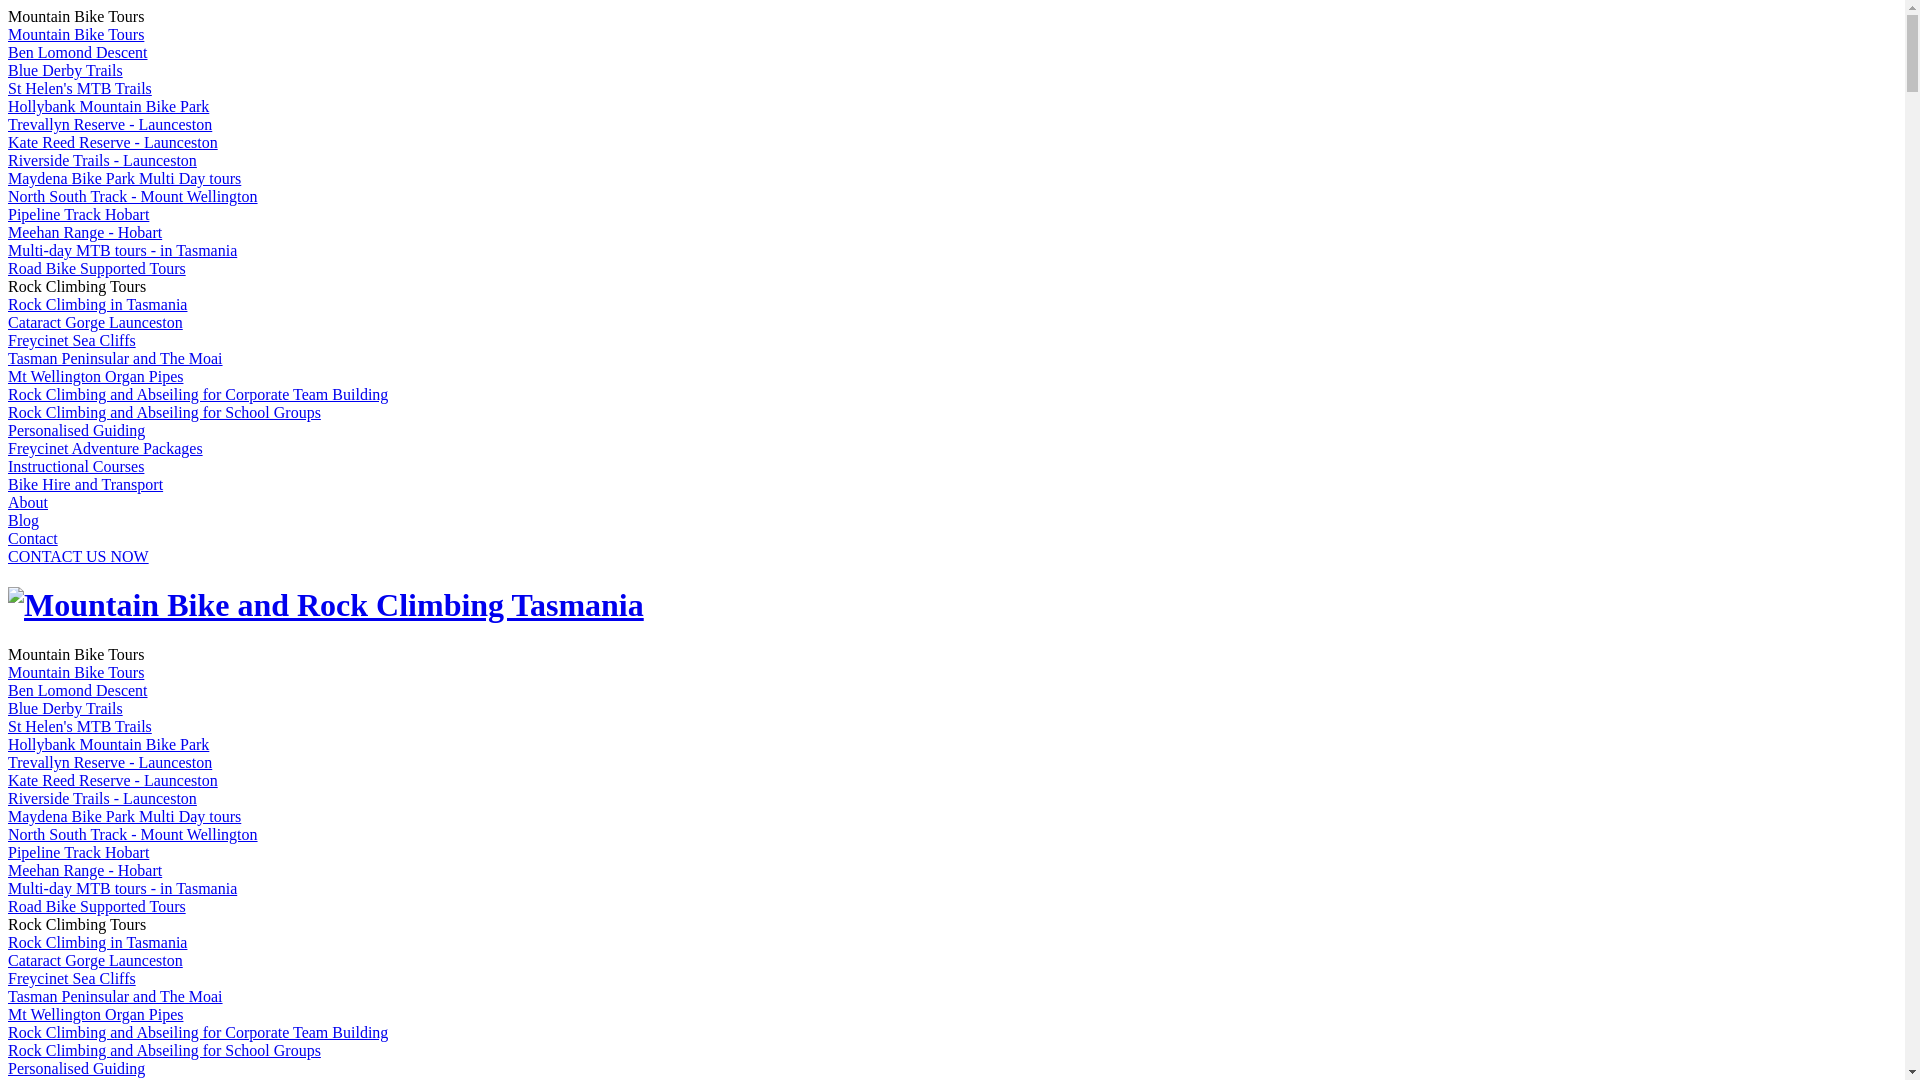 The image size is (1920, 1080). Describe the element at coordinates (78, 214) in the screenshot. I see `'Pipeline Track Hobart'` at that location.